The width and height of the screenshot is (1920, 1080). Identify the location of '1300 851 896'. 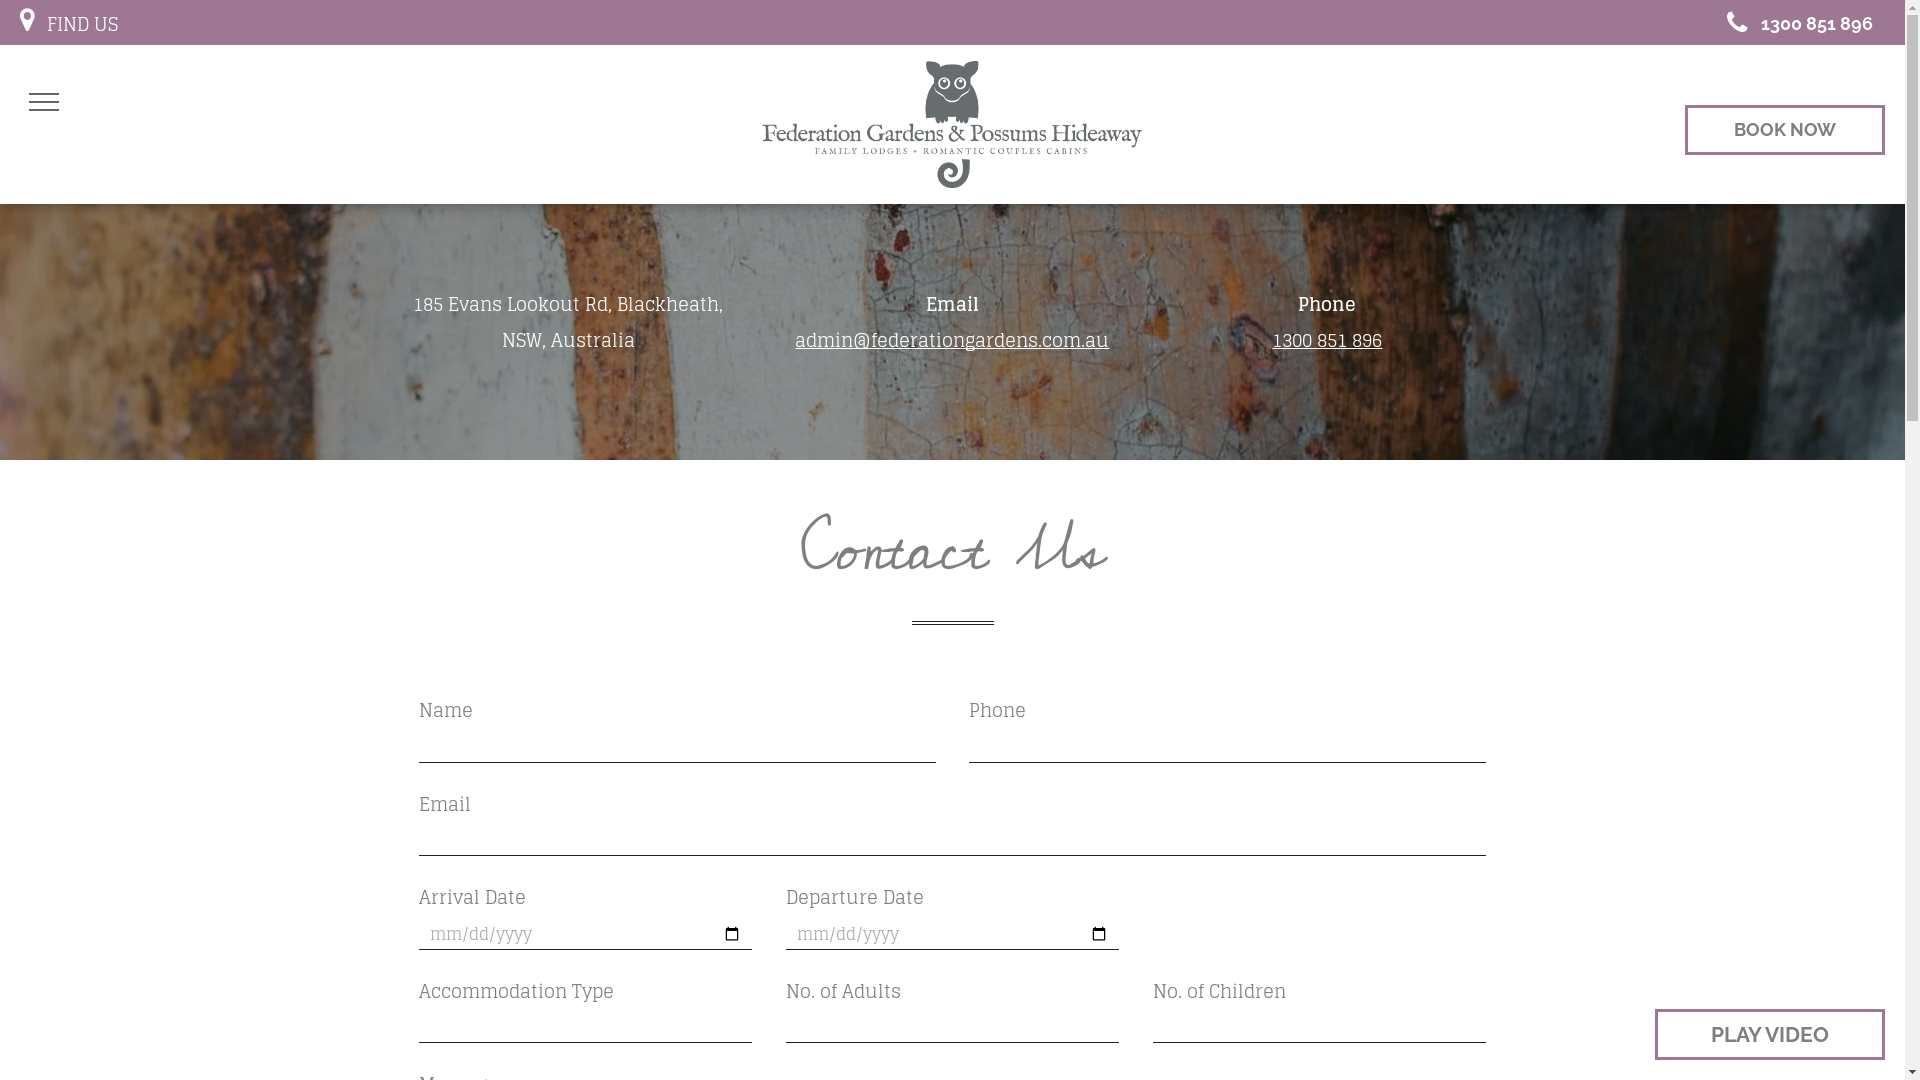
(1326, 338).